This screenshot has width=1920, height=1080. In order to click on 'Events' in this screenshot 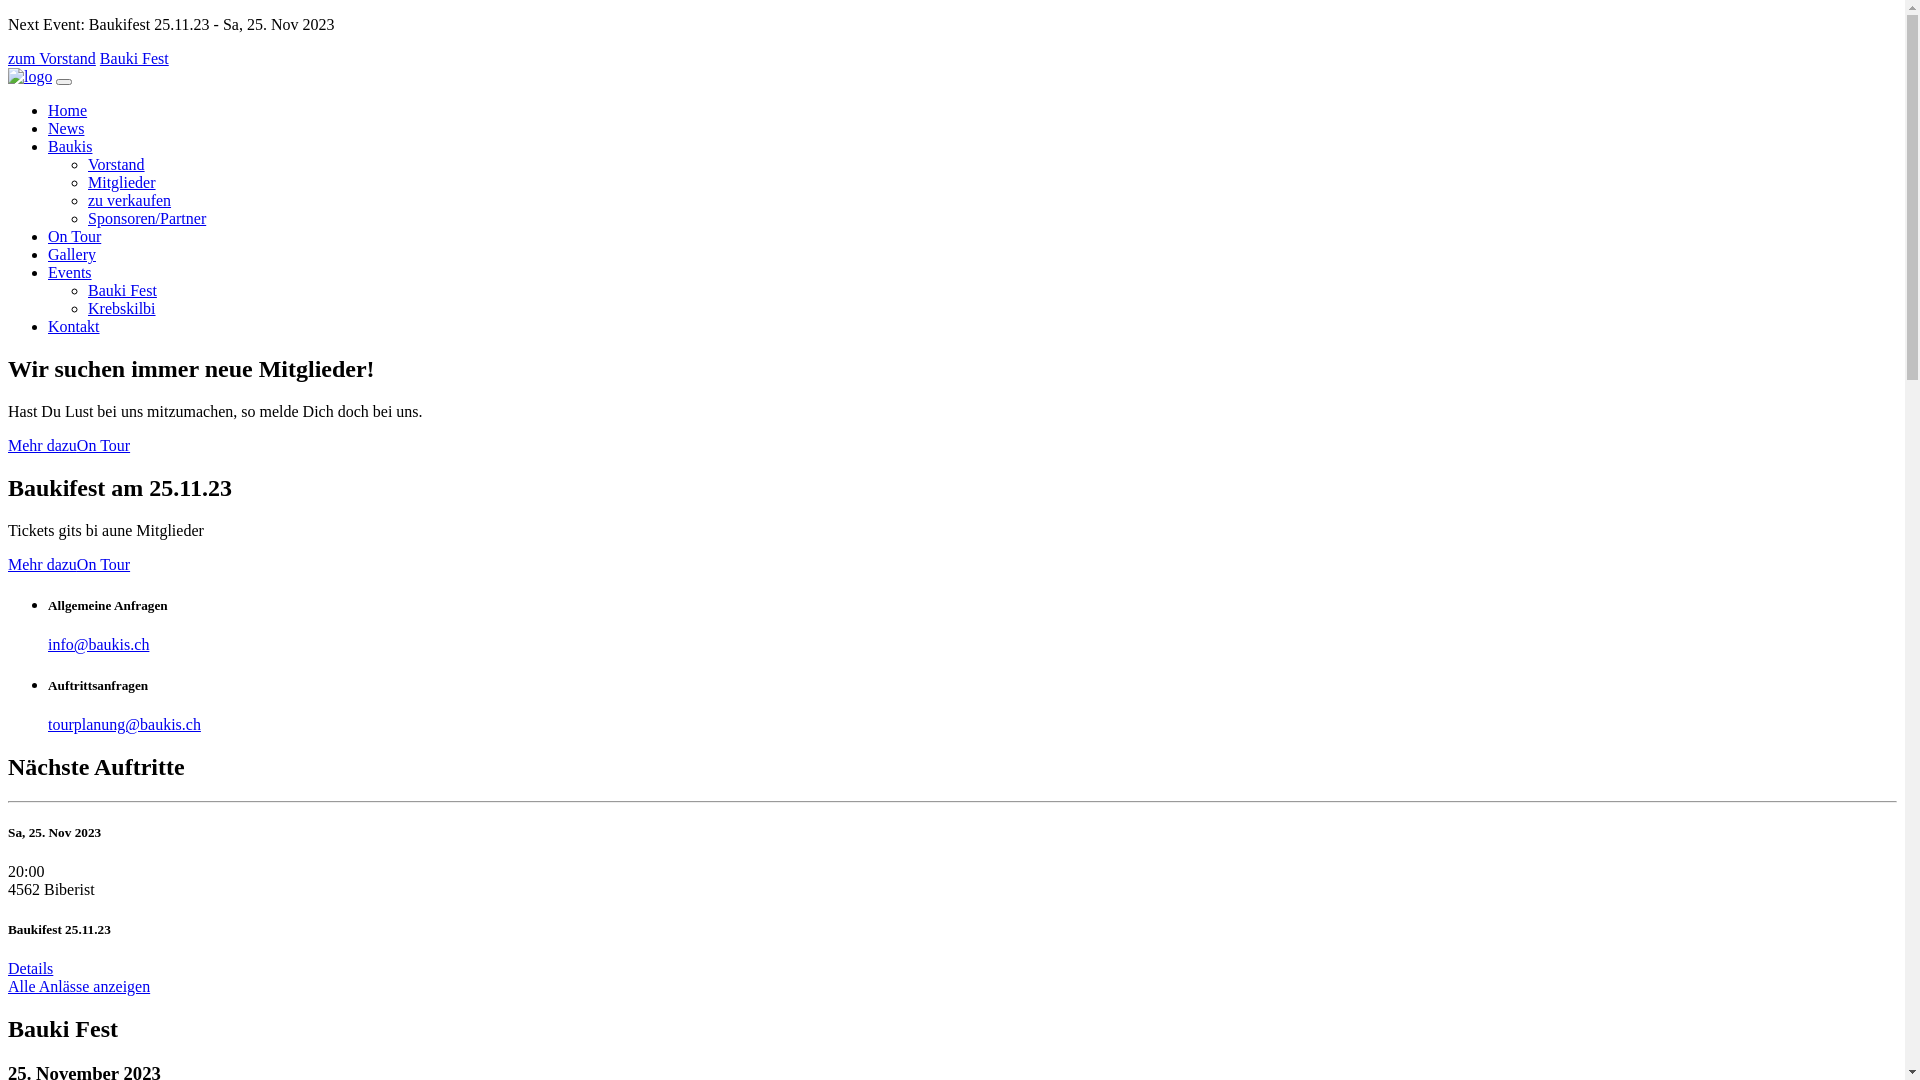, I will do `click(48, 272)`.